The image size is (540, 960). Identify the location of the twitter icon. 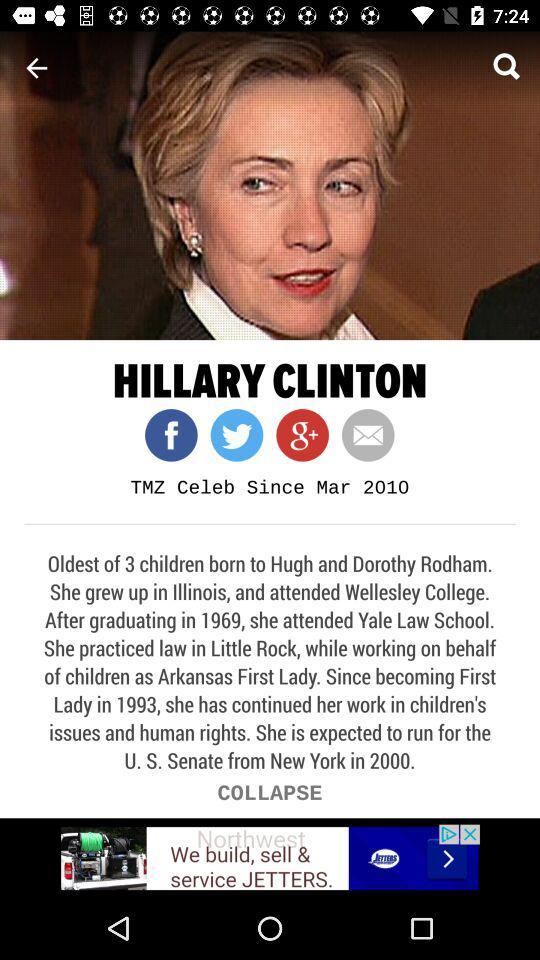
(229, 435).